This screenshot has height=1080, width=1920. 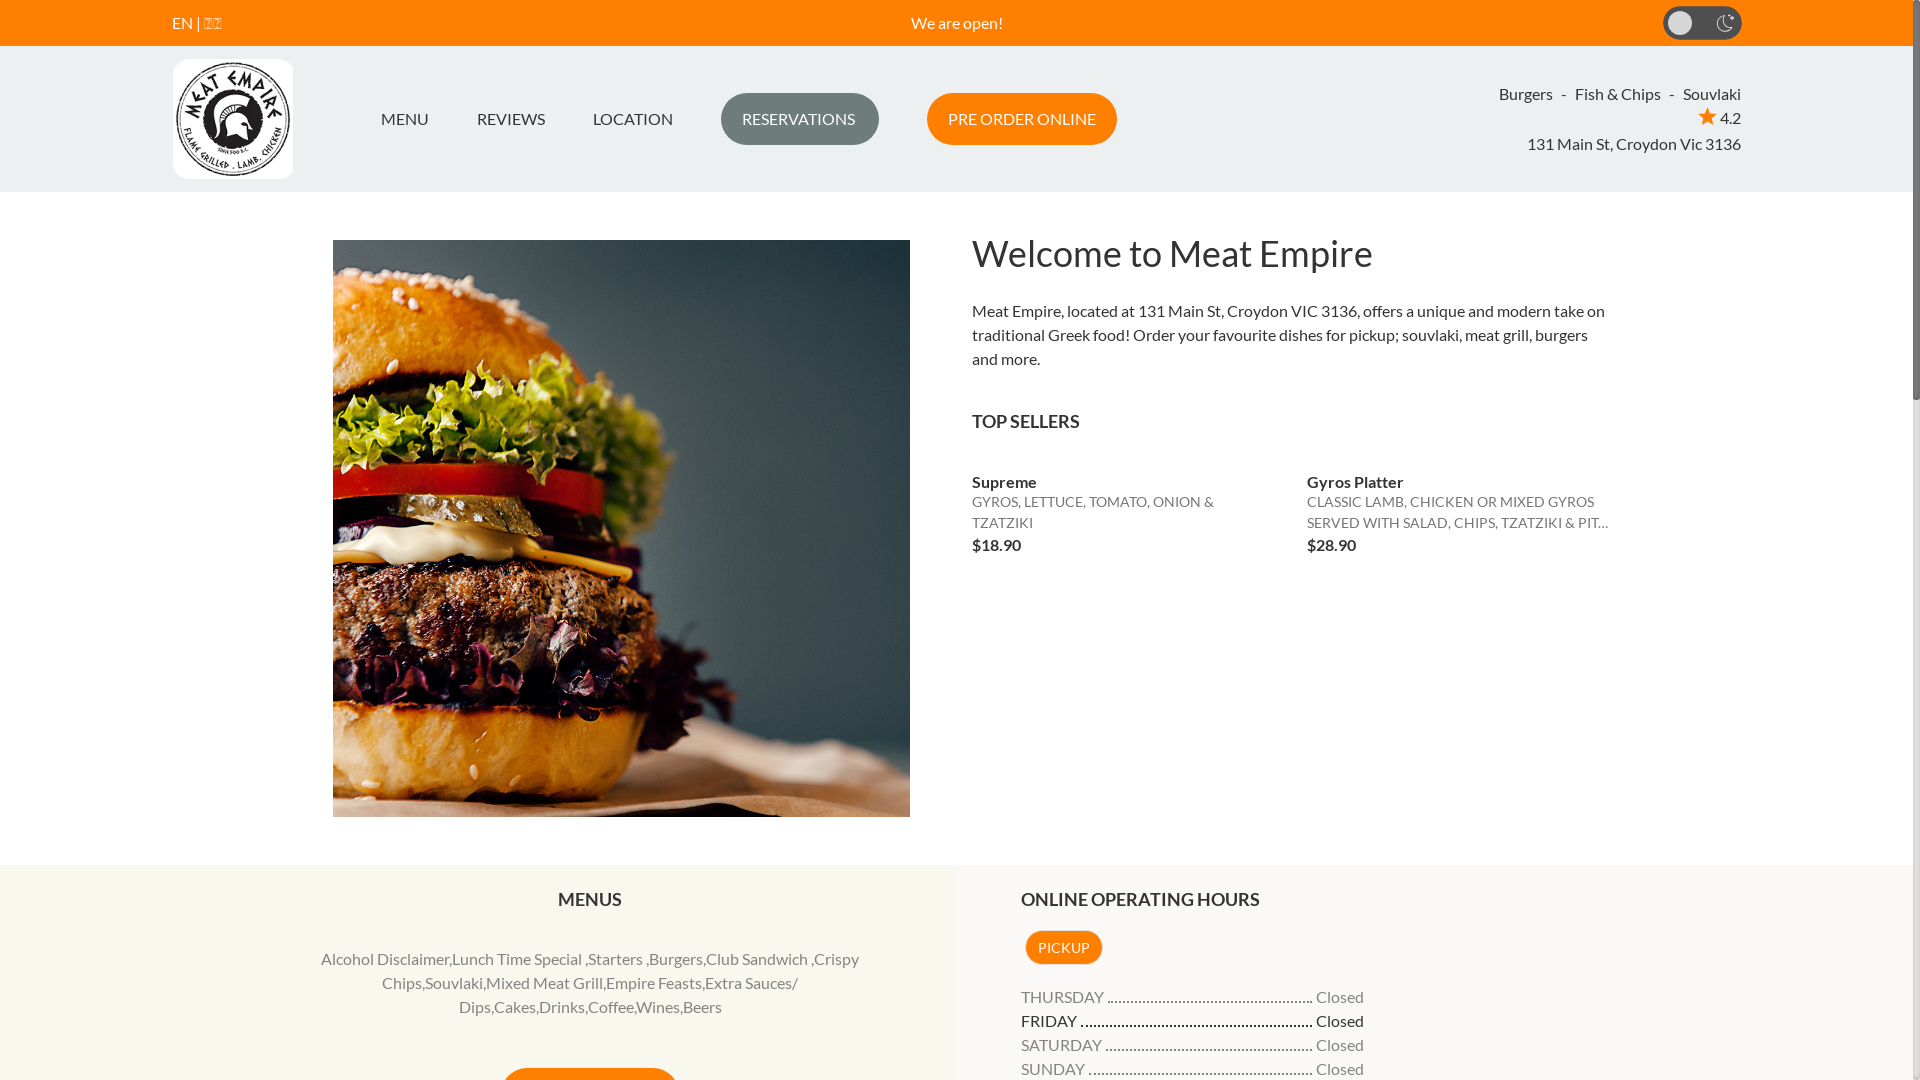 What do you see at coordinates (616, 957) in the screenshot?
I see `'Starters'` at bounding box center [616, 957].